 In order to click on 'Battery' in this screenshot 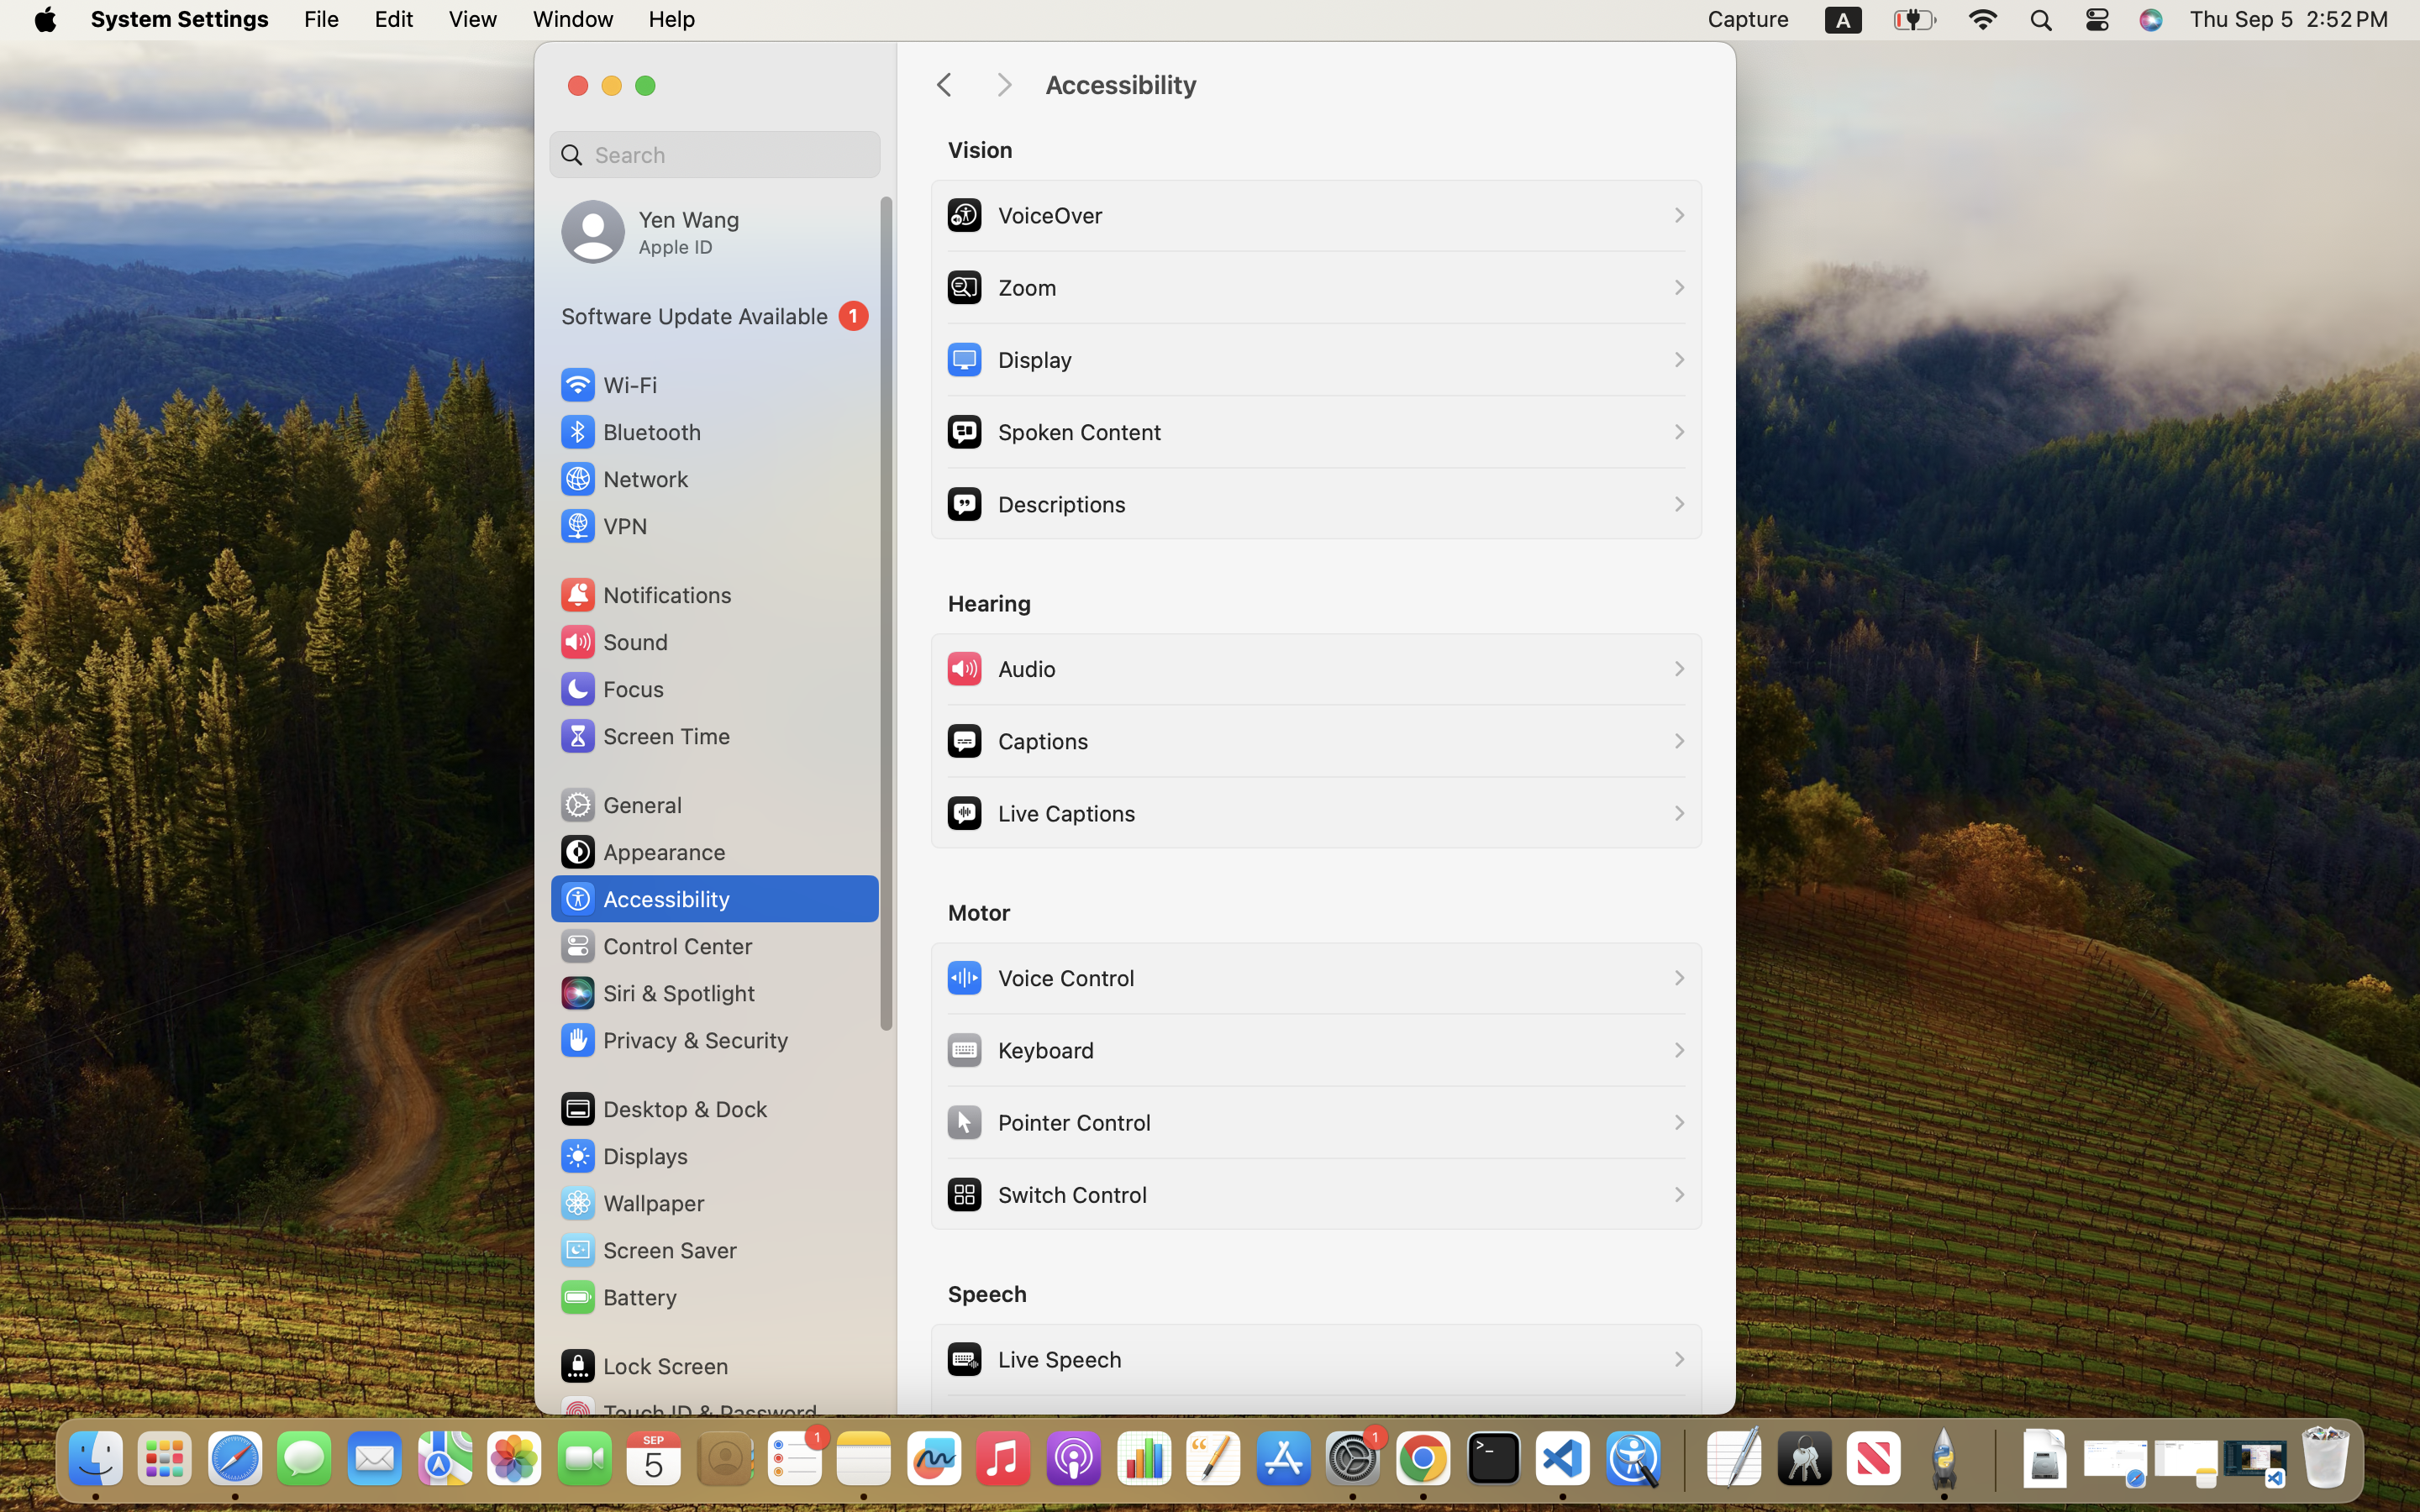, I will do `click(616, 1296)`.